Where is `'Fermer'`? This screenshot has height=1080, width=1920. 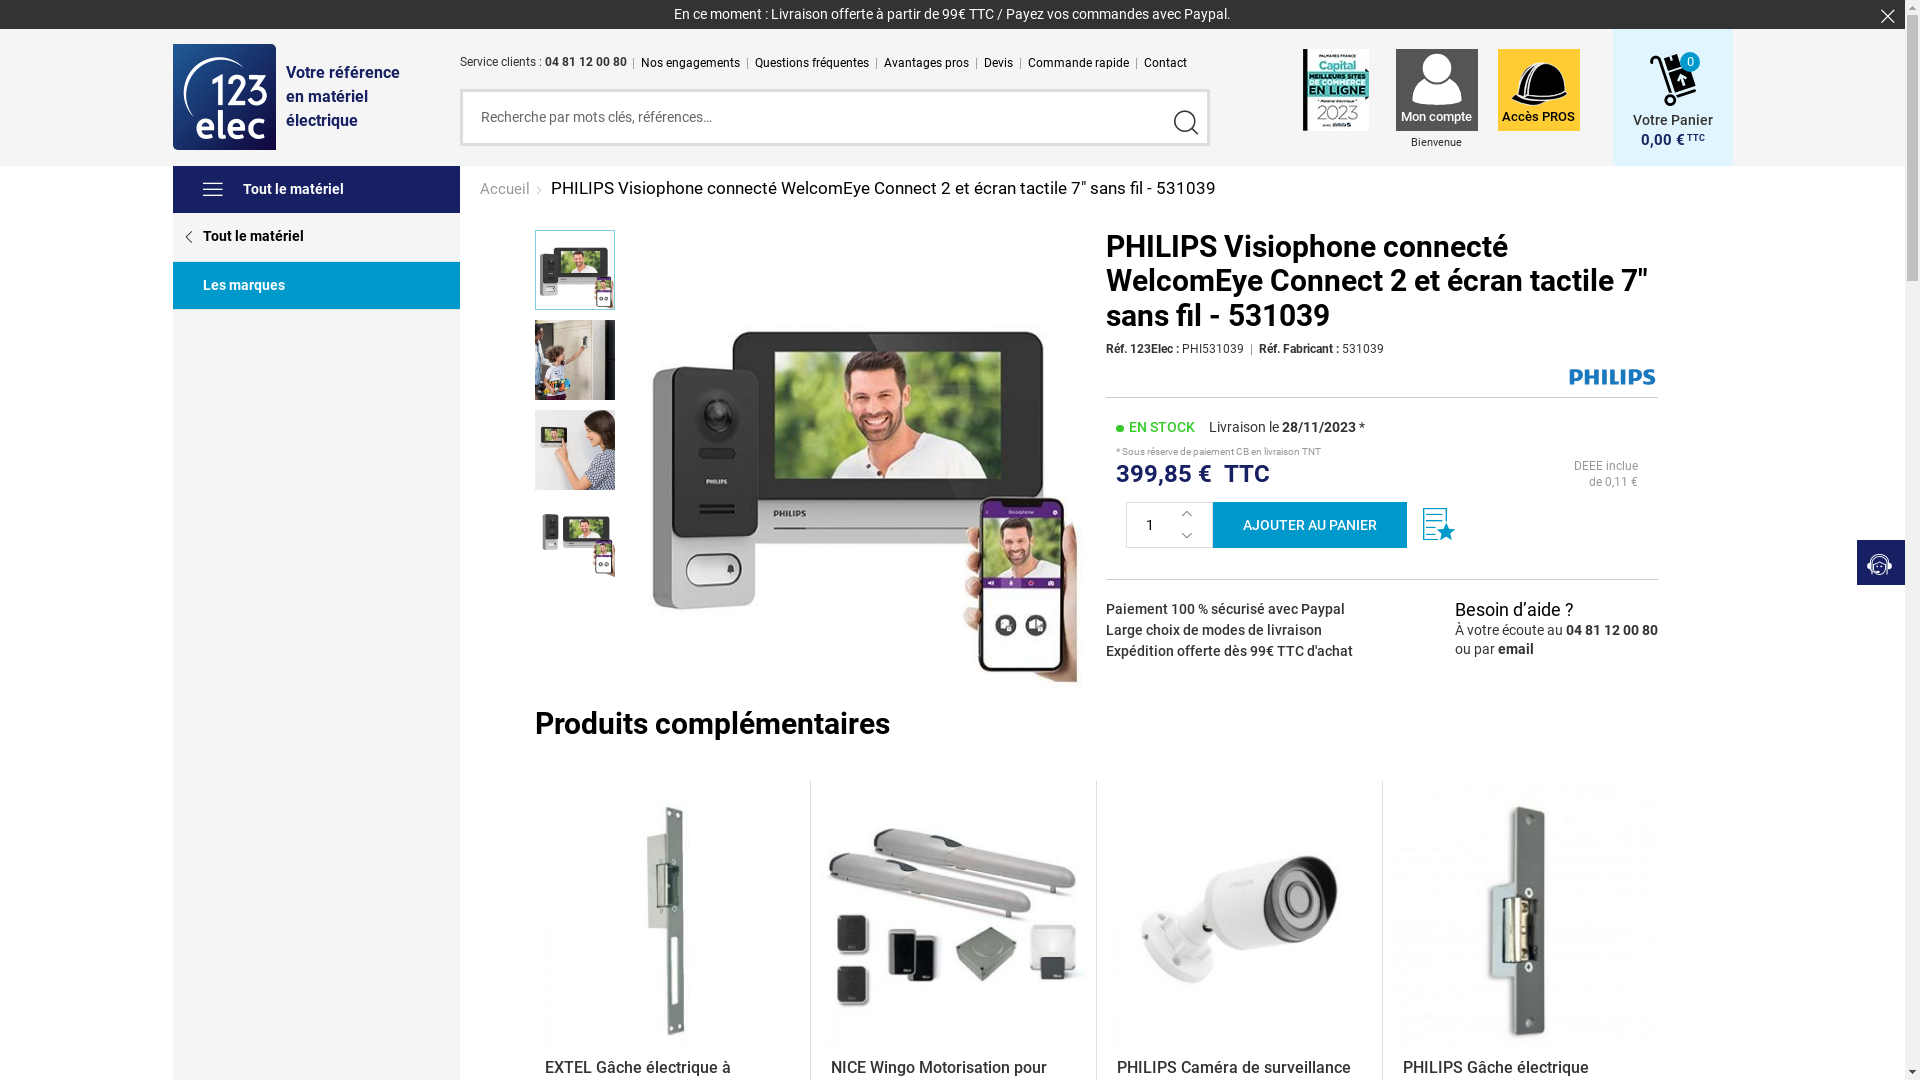 'Fermer' is located at coordinates (1886, 15).